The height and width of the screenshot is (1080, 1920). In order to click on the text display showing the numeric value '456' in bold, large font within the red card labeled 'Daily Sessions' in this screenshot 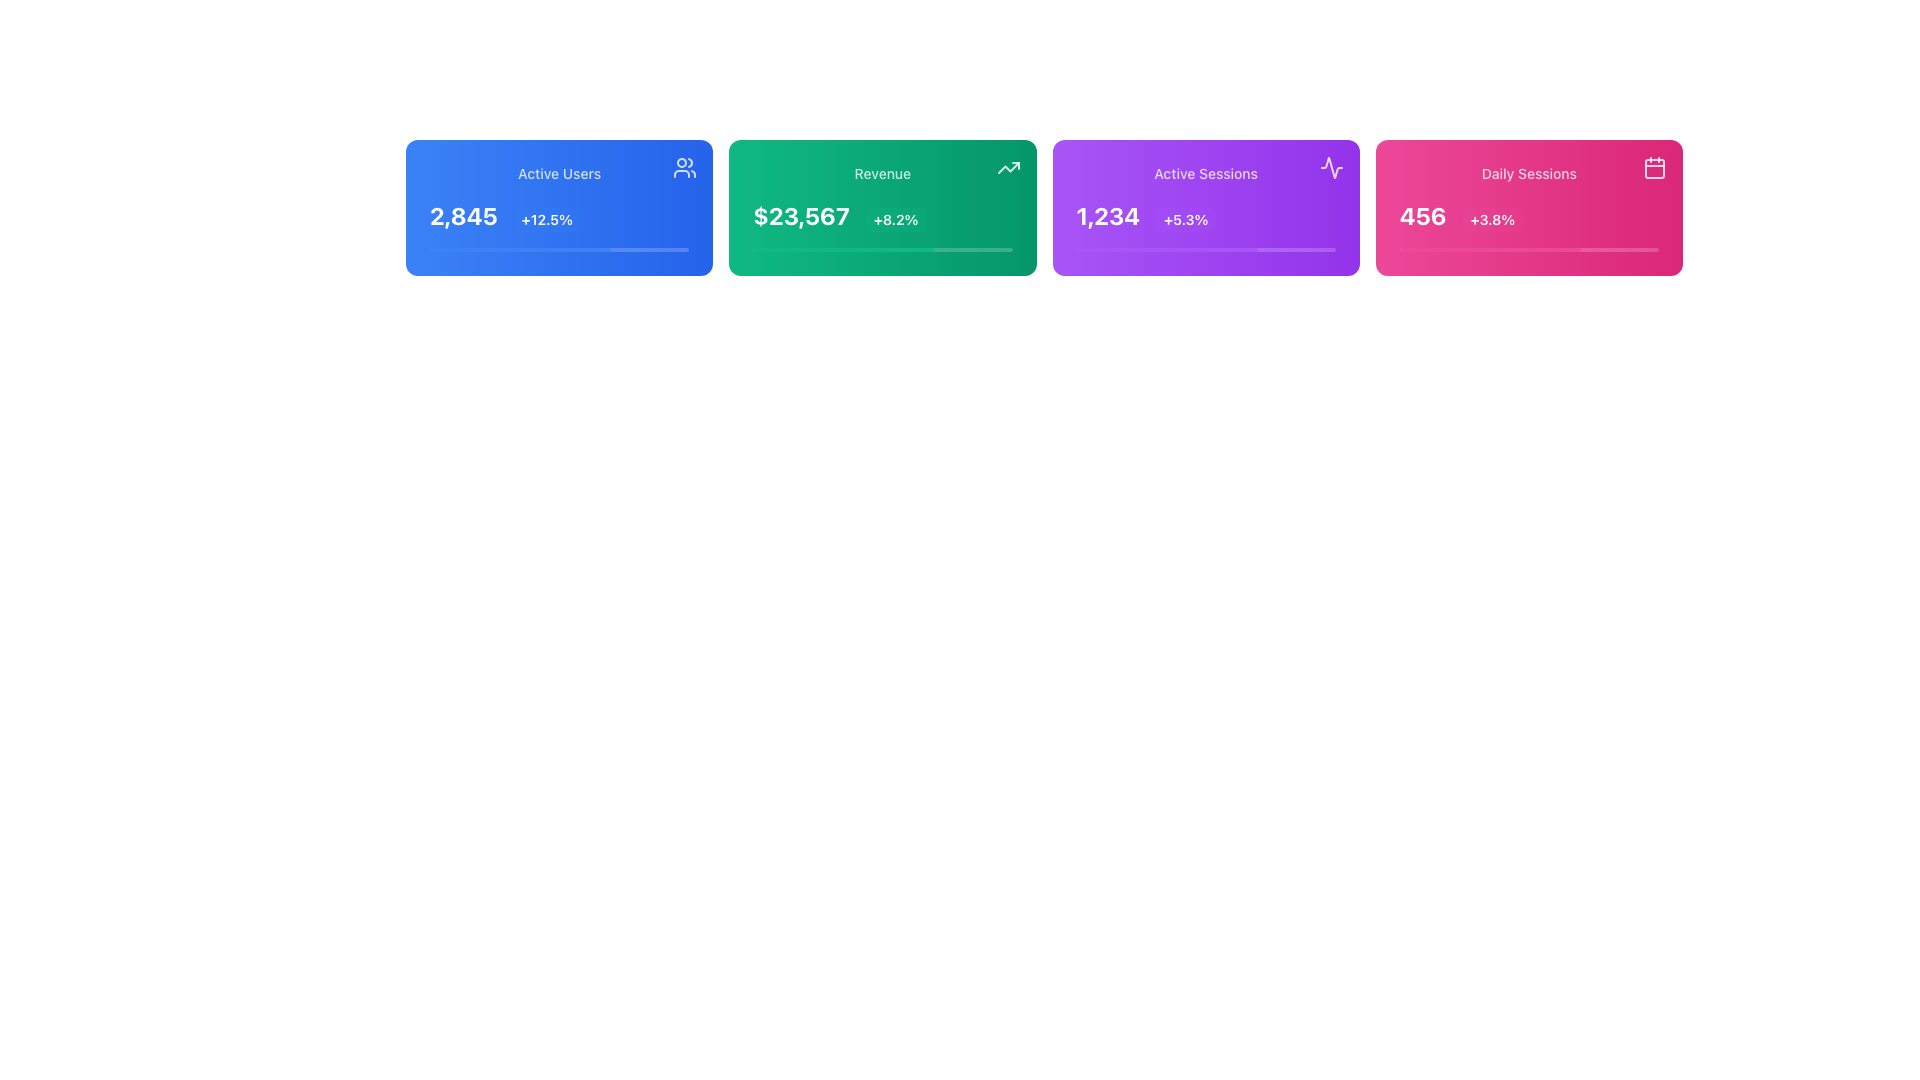, I will do `click(1422, 216)`.